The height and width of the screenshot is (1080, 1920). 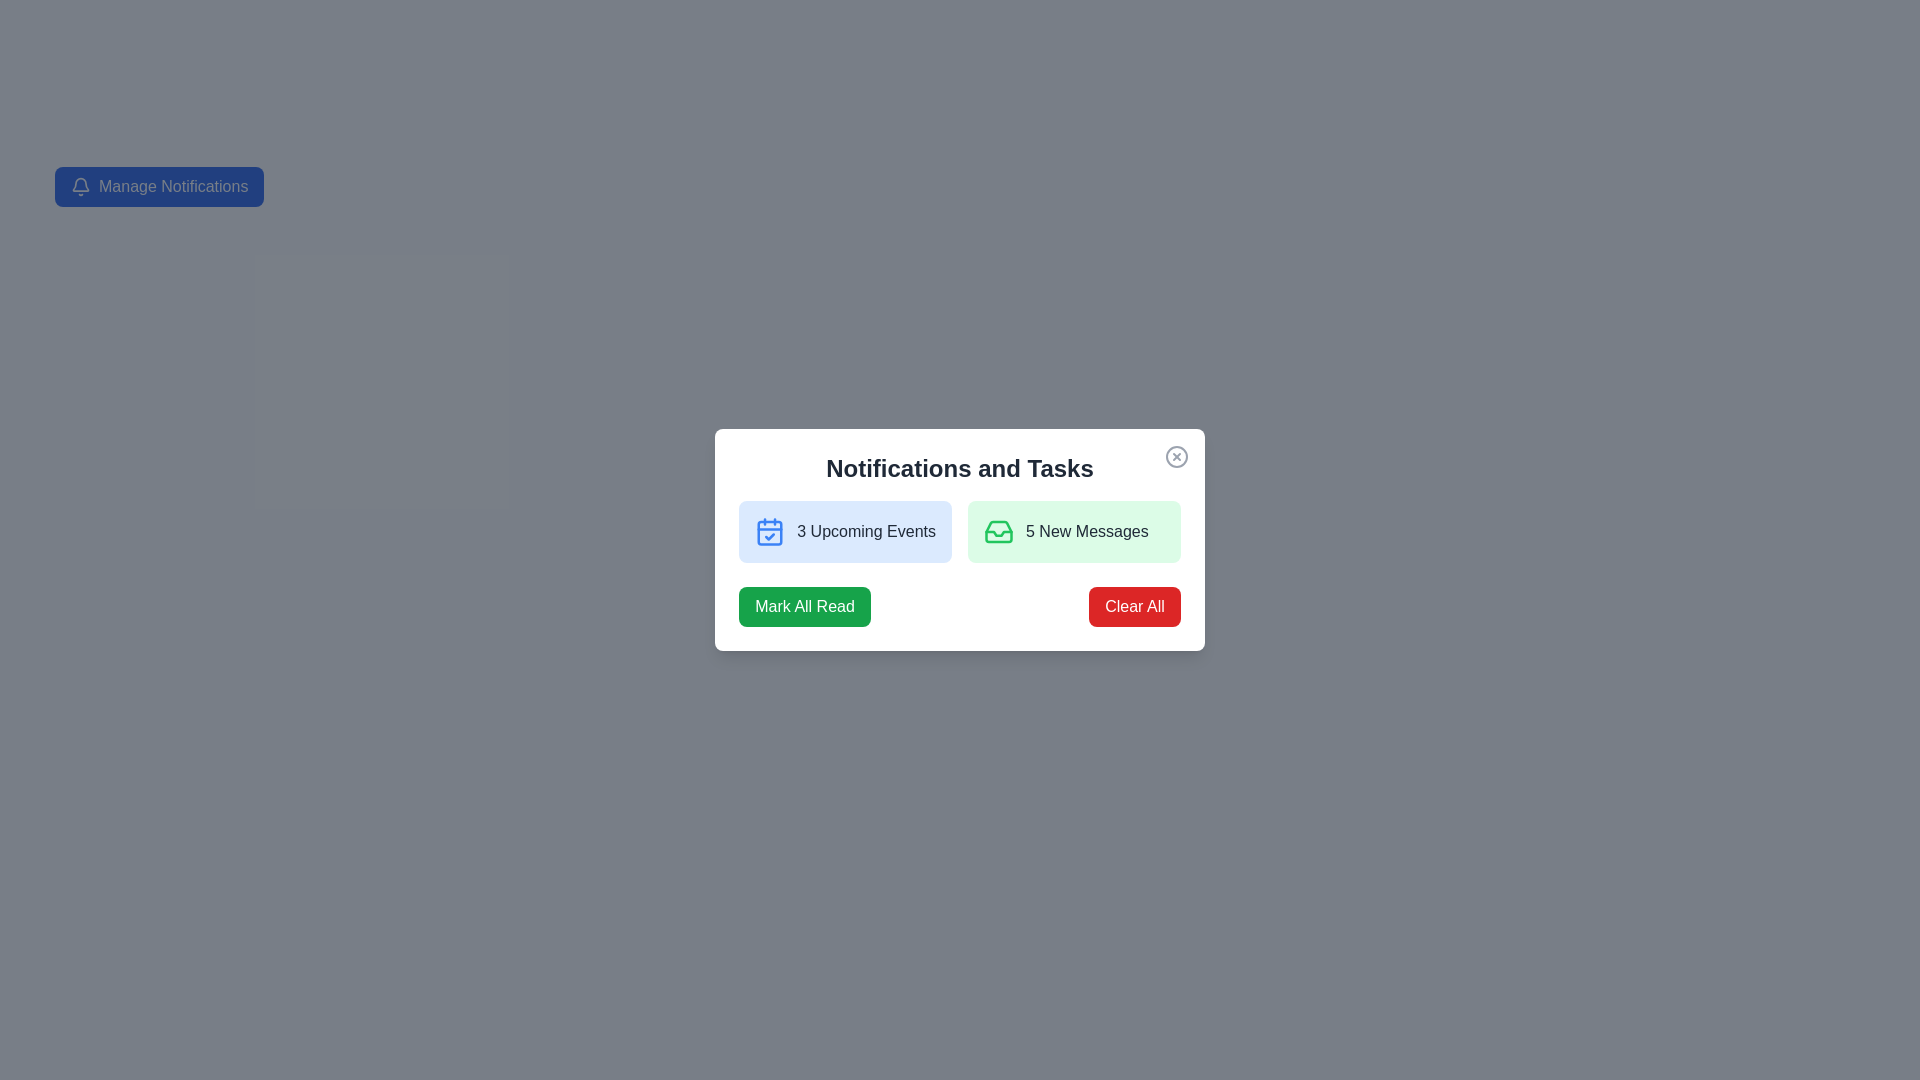 I want to click on the circular close button icon located in the top right corner of the notification card, so click(x=1176, y=456).